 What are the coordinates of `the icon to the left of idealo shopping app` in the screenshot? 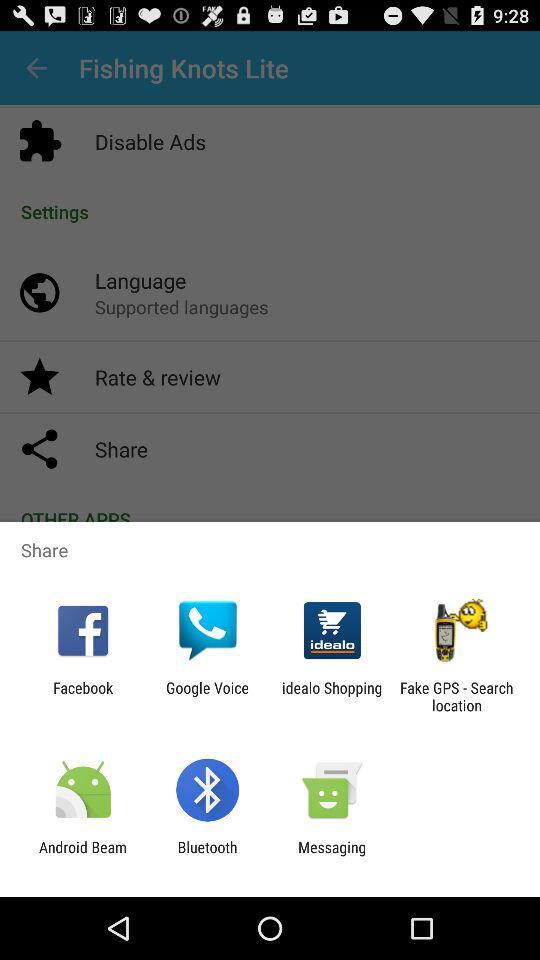 It's located at (206, 696).